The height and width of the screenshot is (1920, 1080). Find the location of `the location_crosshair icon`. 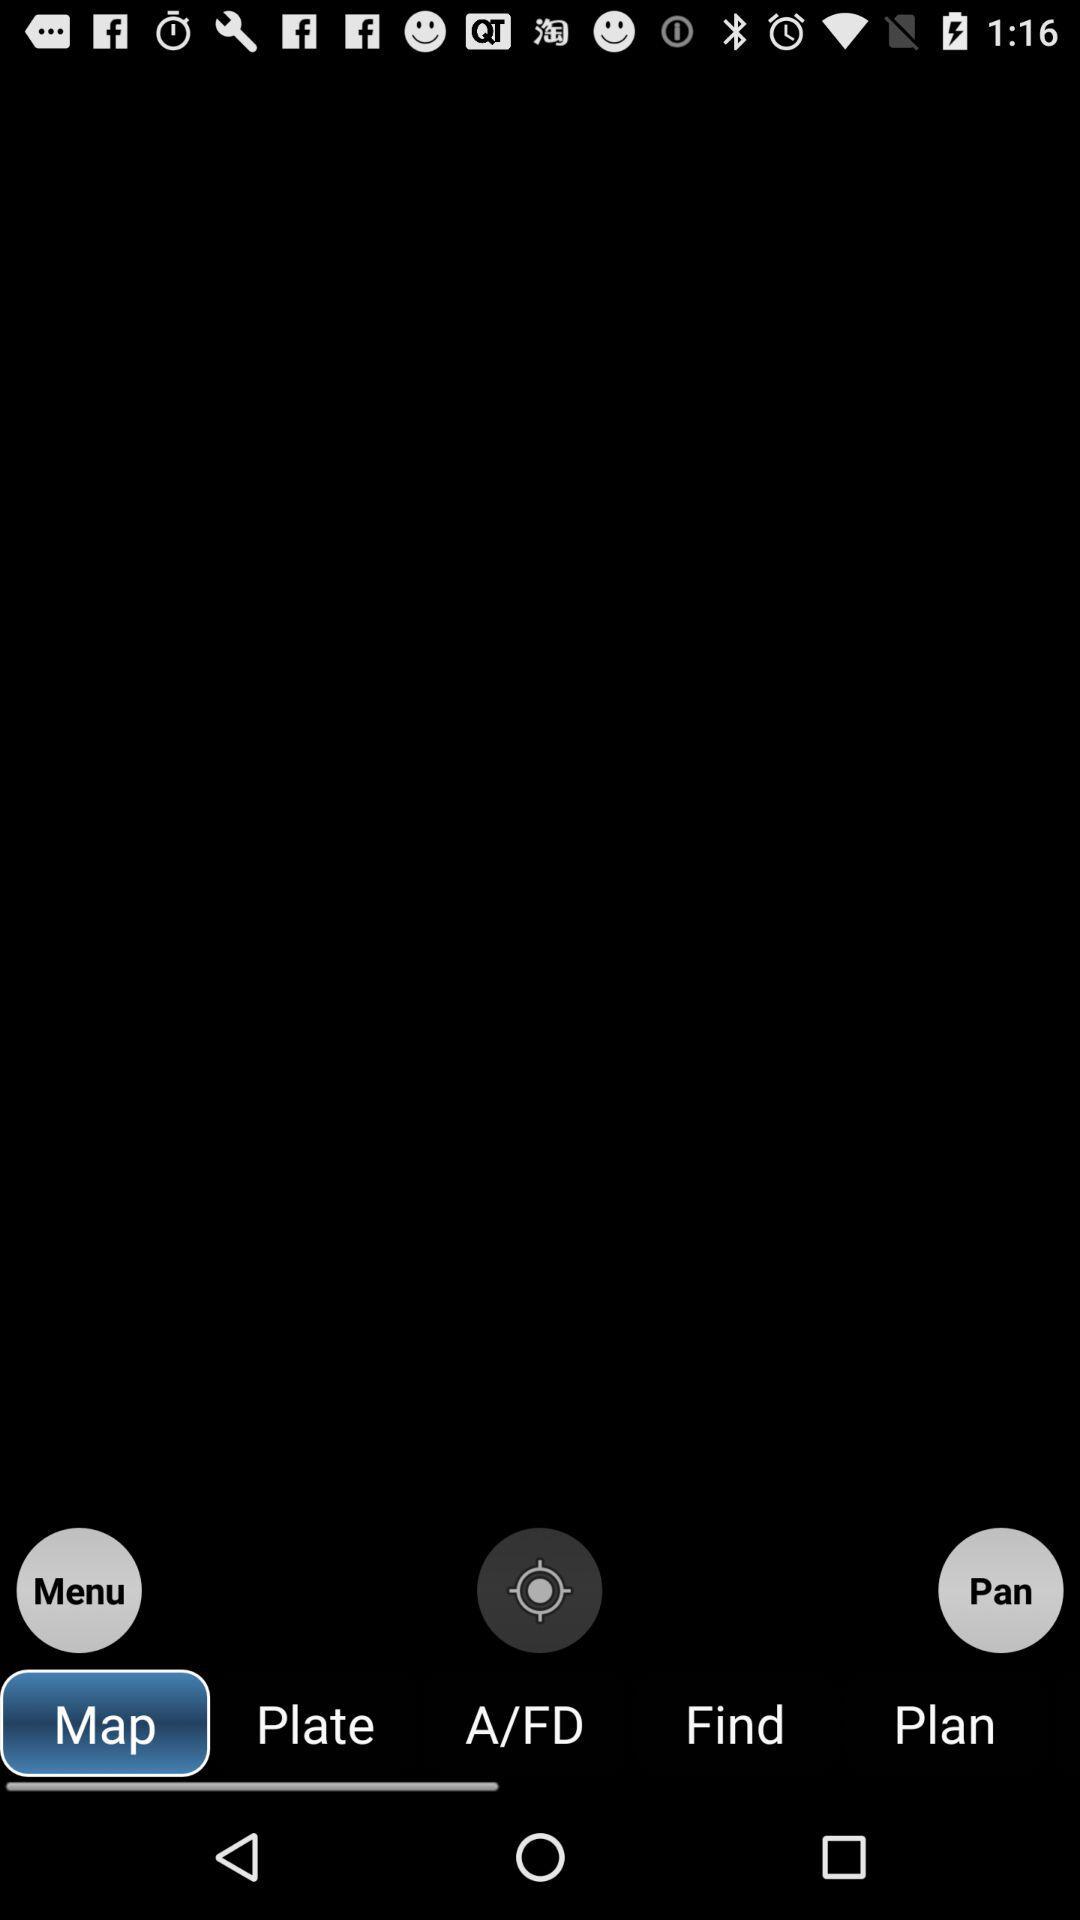

the location_crosshair icon is located at coordinates (538, 1701).